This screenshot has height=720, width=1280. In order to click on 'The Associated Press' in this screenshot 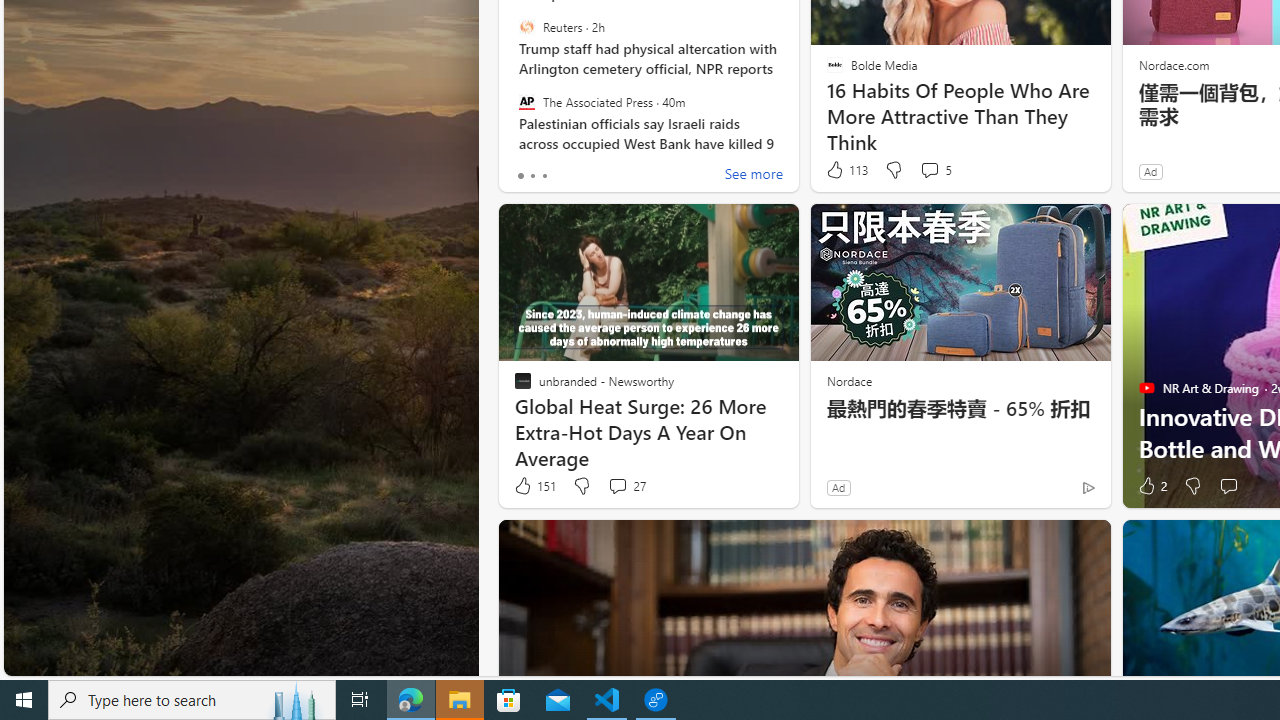, I will do `click(526, 101)`.